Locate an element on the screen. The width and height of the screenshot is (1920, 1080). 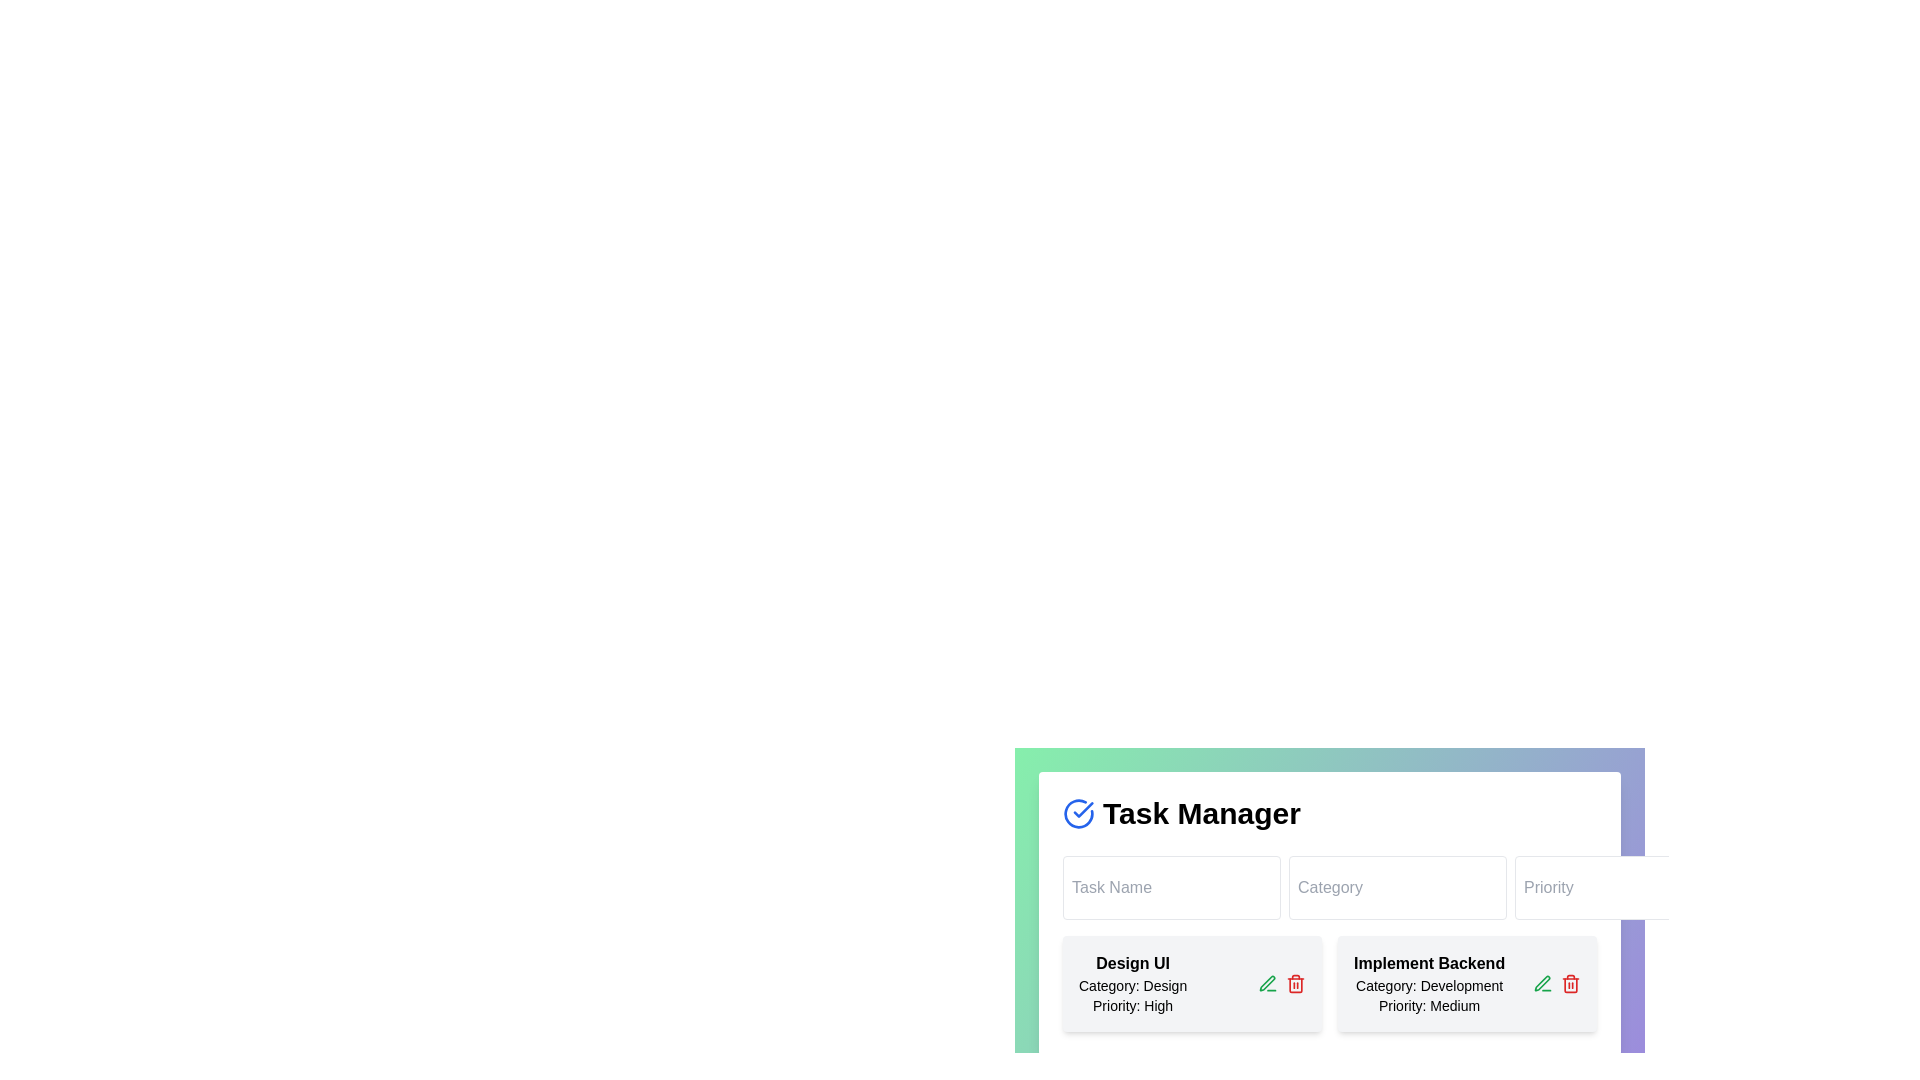
the editing icon located next to the 'Implement Backend' section to initiate an editing action is located at coordinates (1266, 982).